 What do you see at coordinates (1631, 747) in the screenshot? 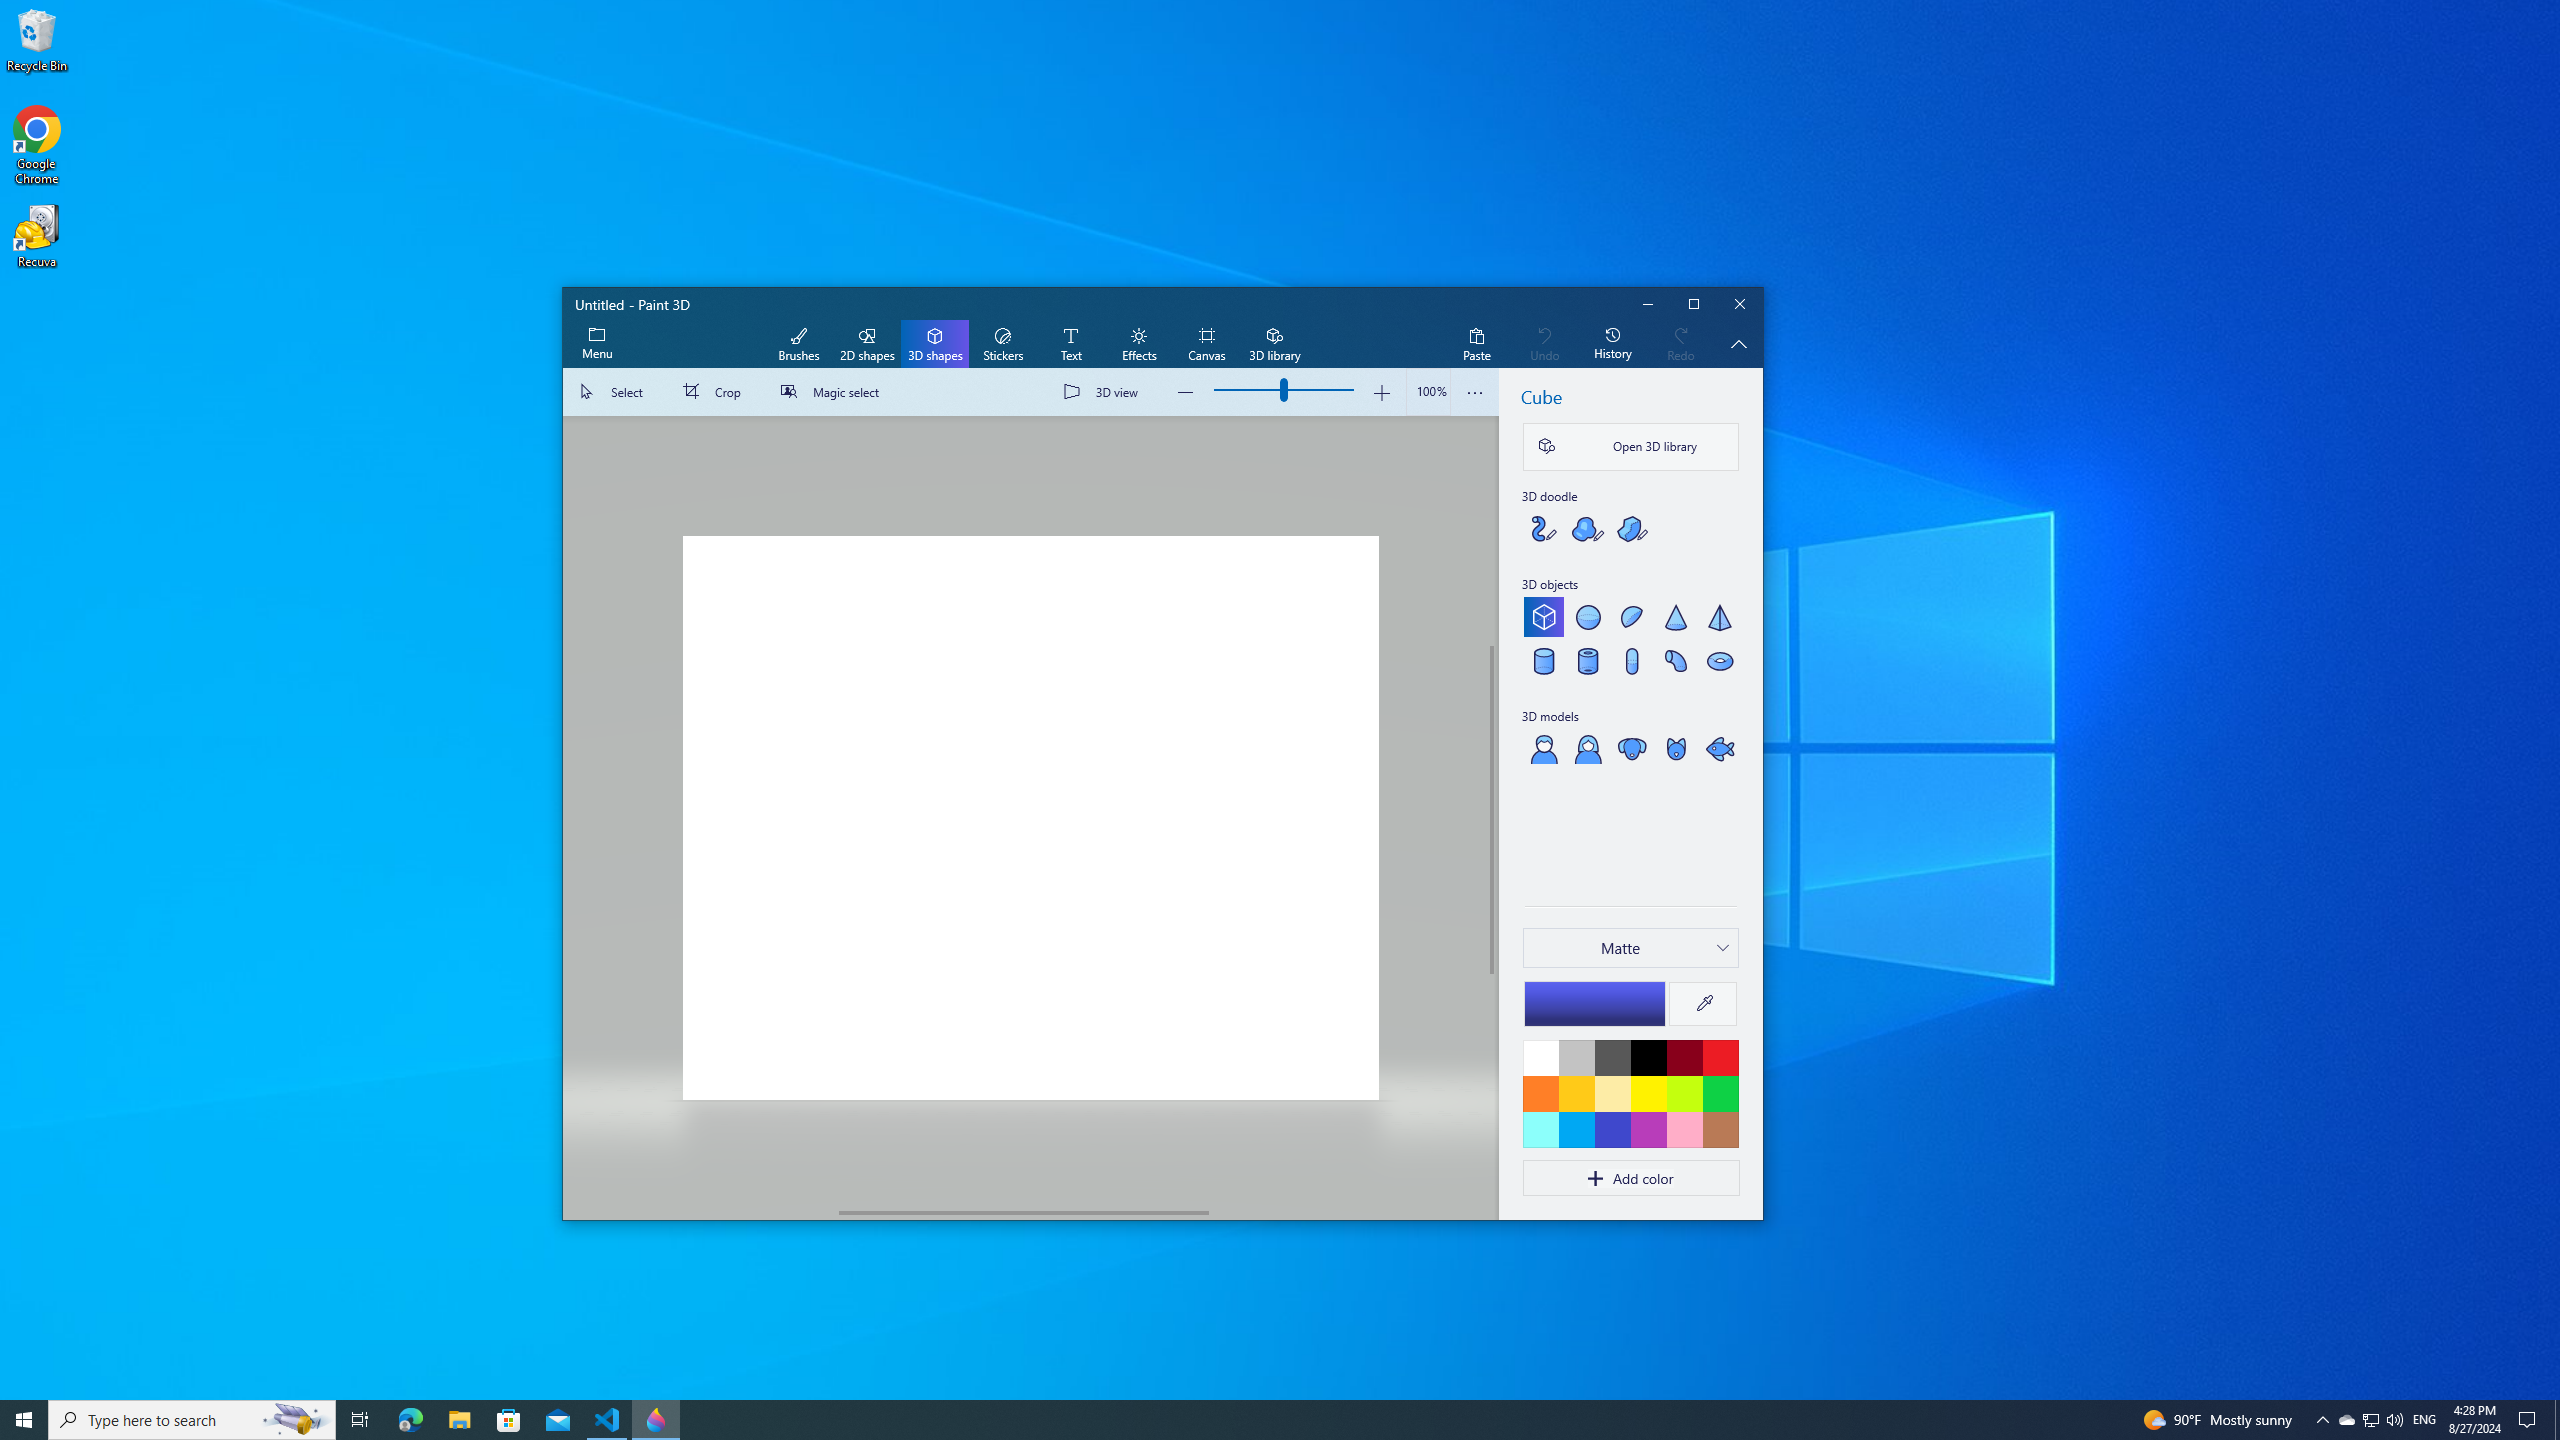
I see `'Dog'` at bounding box center [1631, 747].